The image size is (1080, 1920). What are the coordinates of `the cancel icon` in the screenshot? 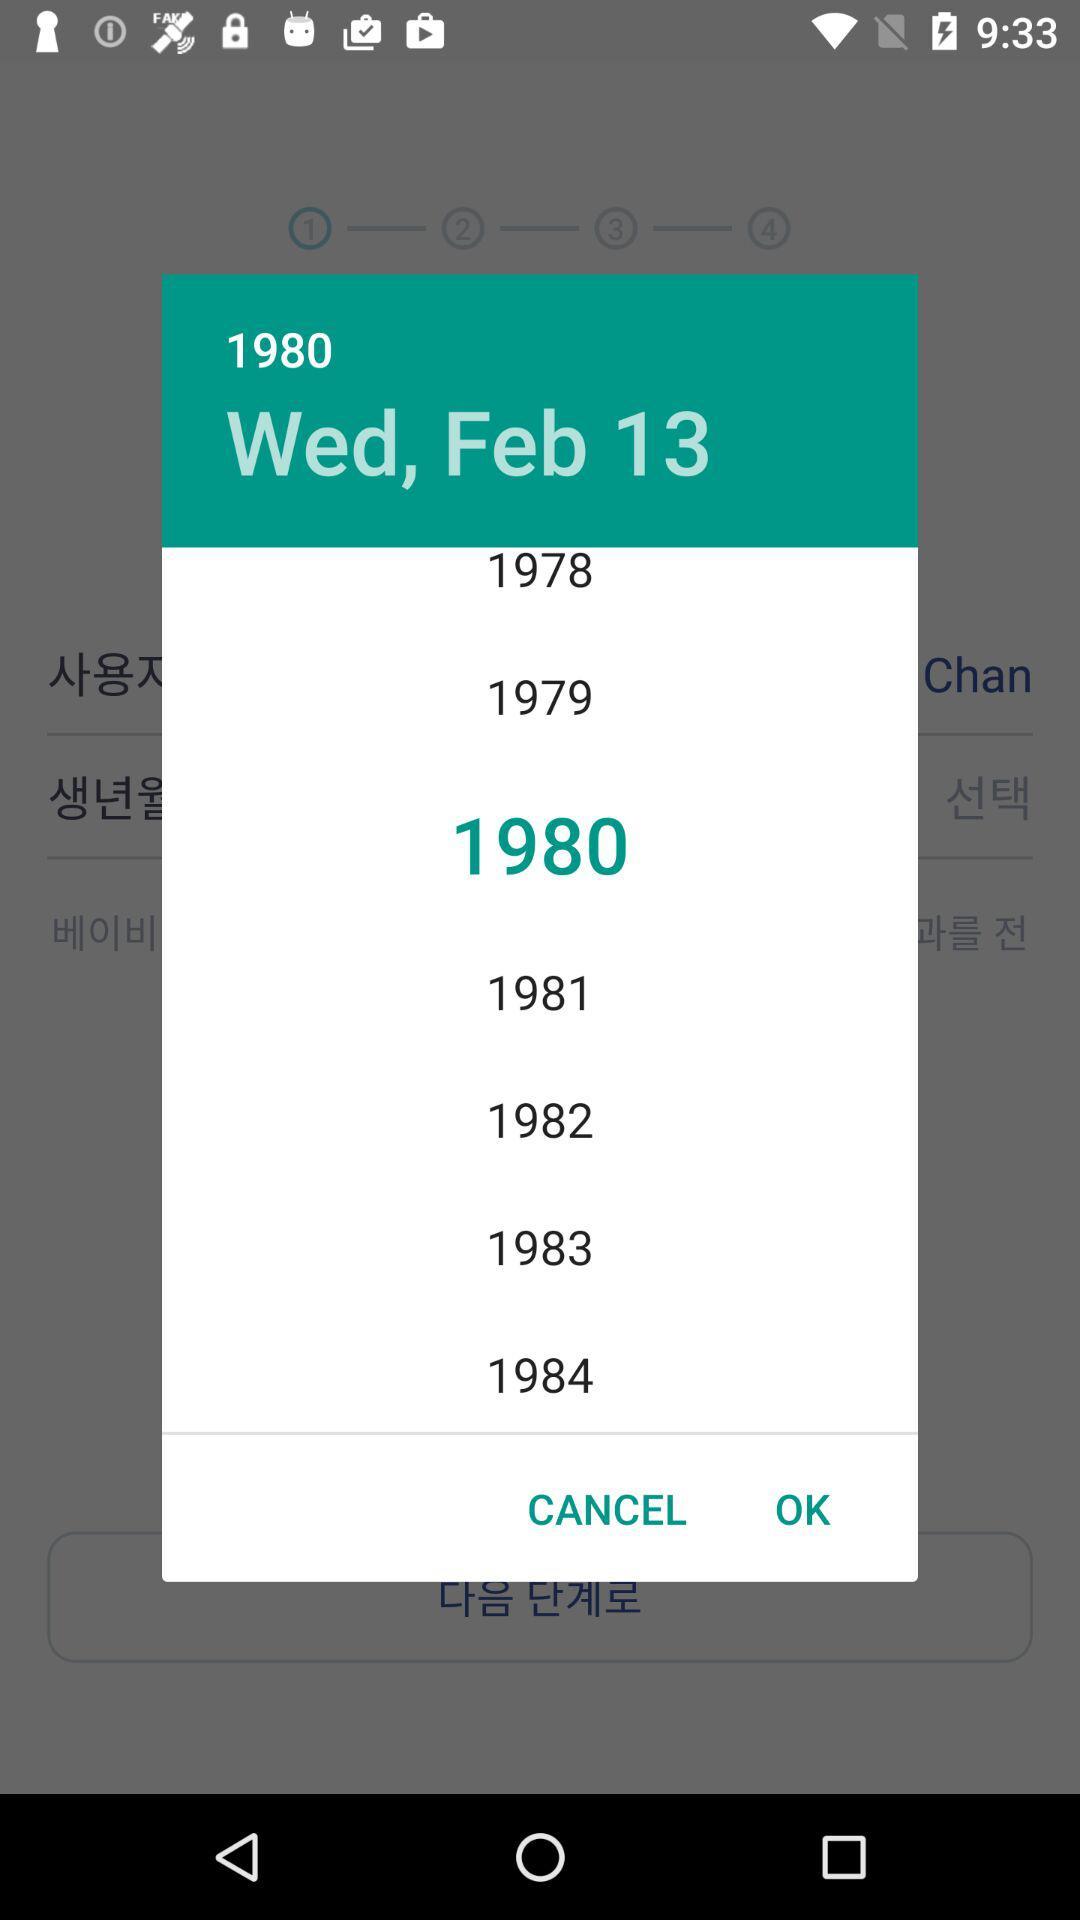 It's located at (606, 1508).